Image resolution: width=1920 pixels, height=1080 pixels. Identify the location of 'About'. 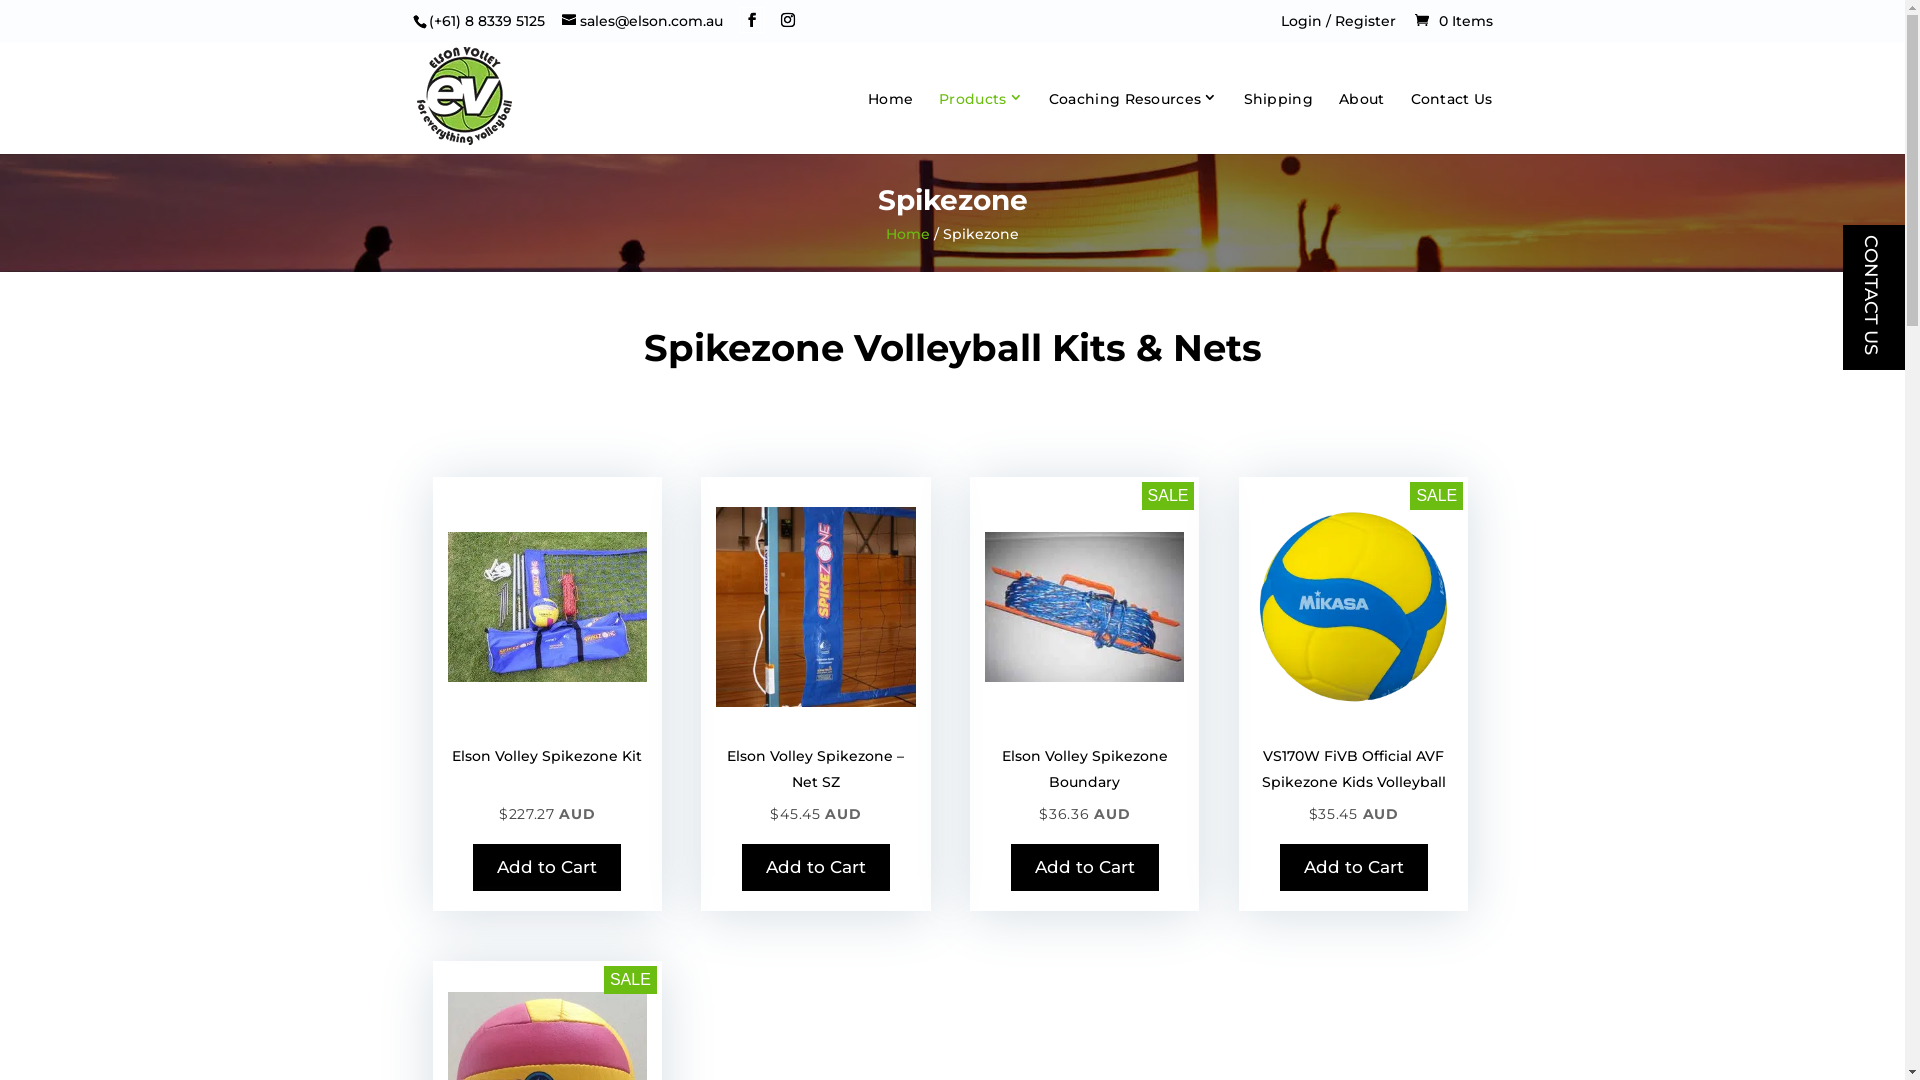
(1361, 122).